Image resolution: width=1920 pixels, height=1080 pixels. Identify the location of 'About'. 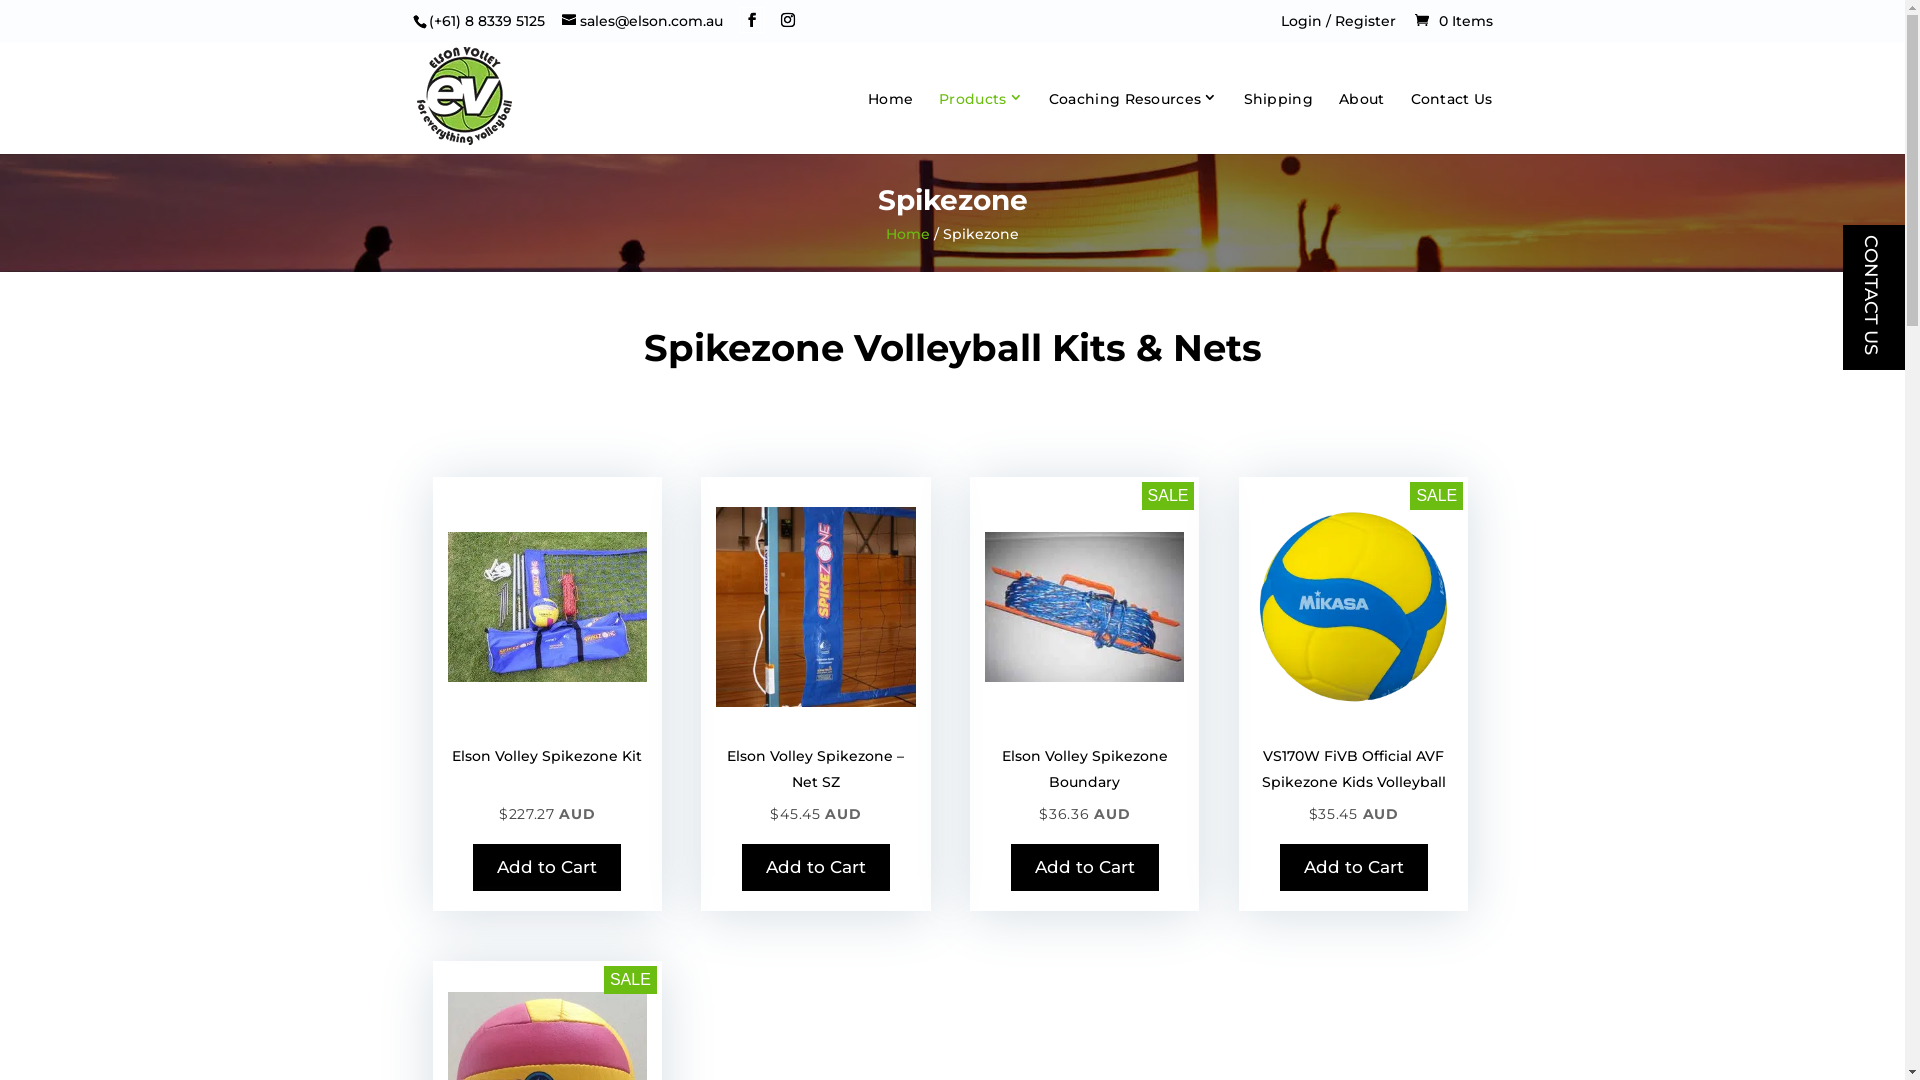
(1361, 122).